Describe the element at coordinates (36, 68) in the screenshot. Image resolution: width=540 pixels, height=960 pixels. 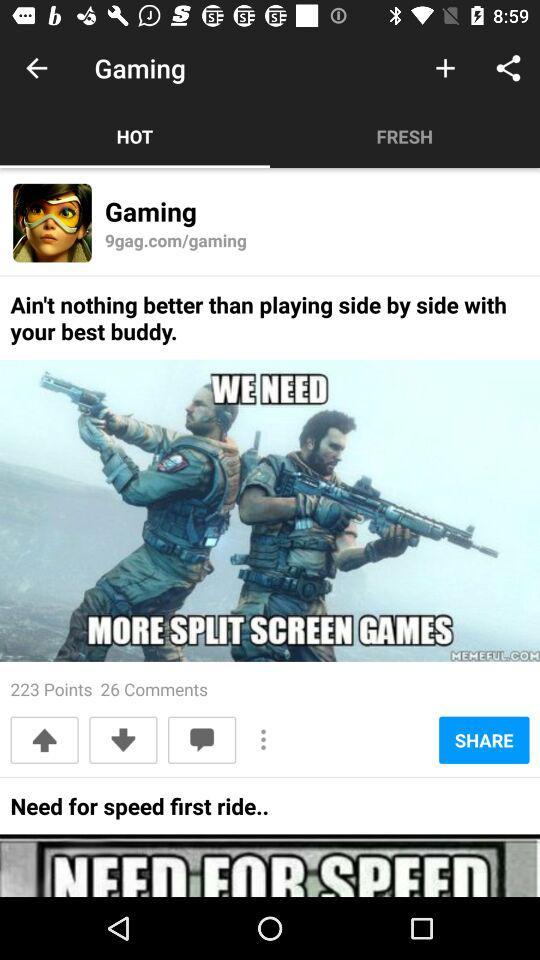
I see `item to the left of the gaming icon` at that location.